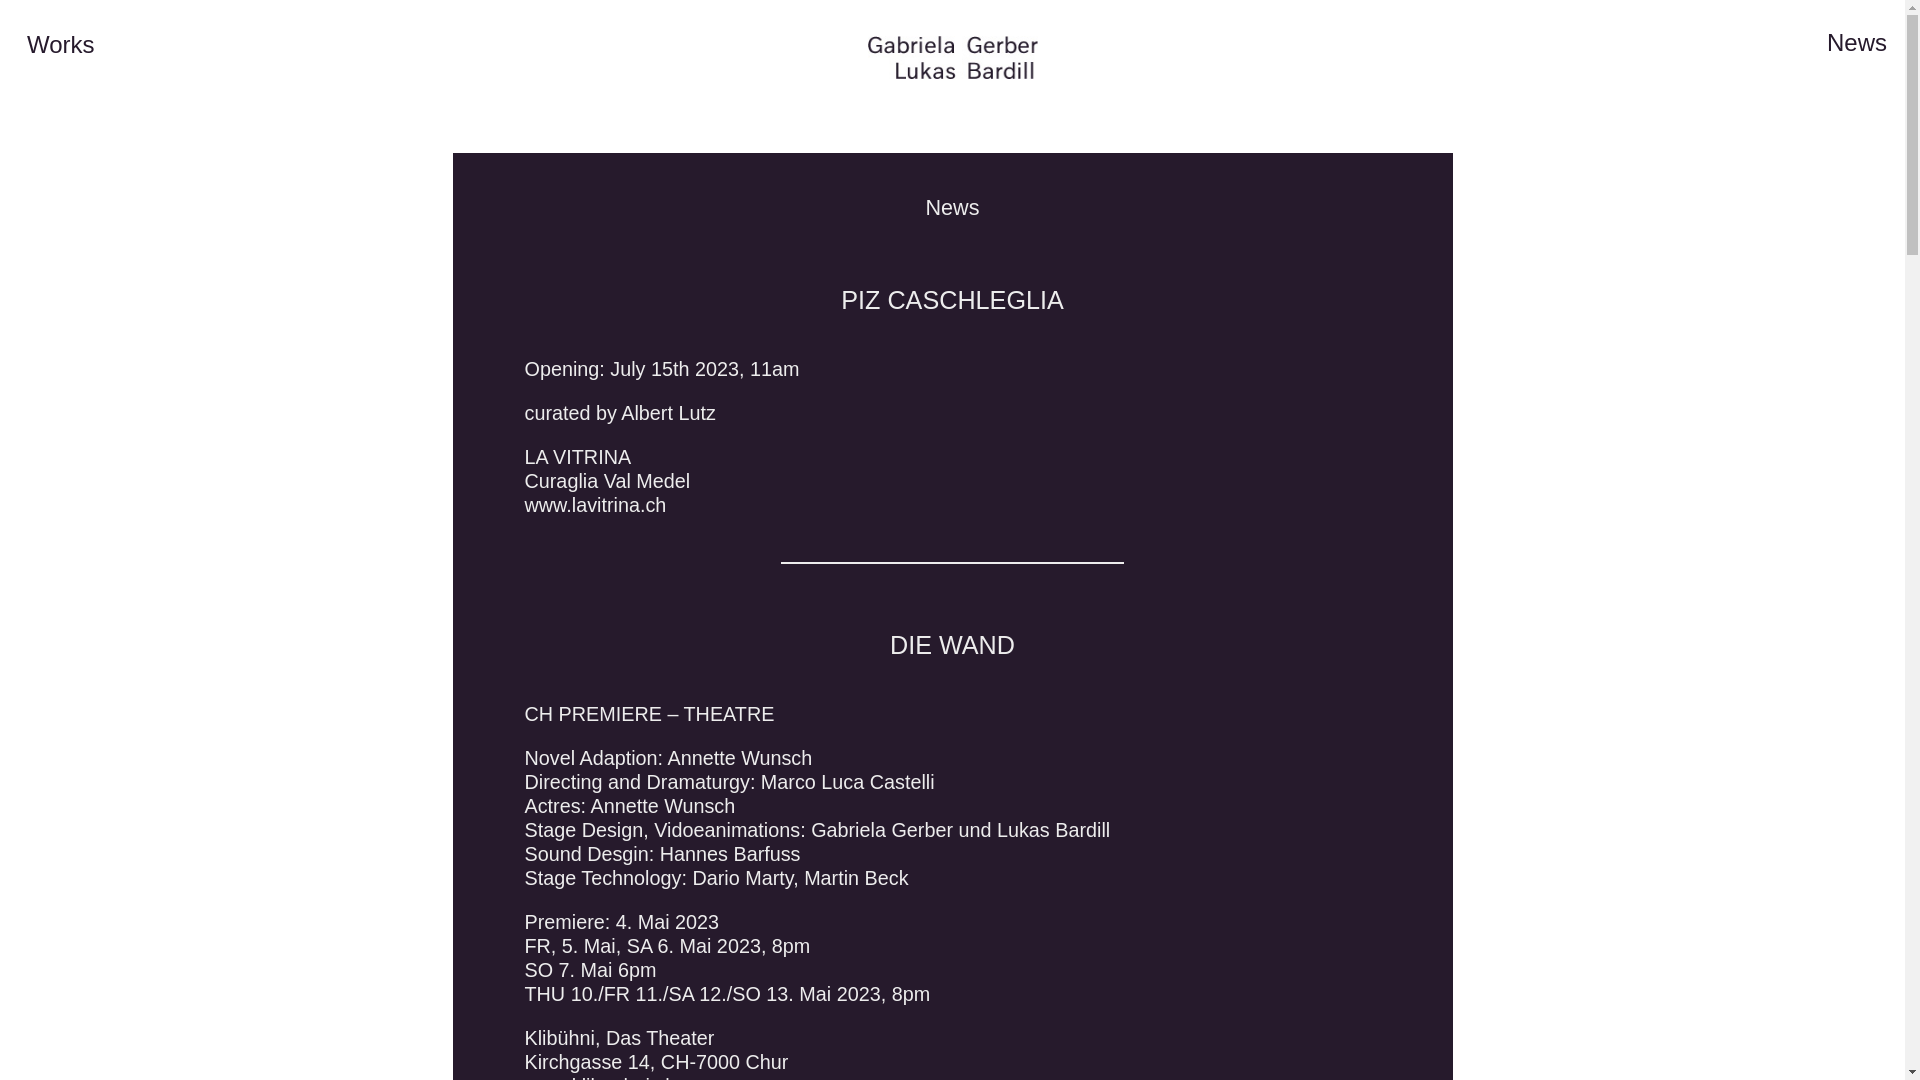  What do you see at coordinates (61, 45) in the screenshot?
I see `'Works'` at bounding box center [61, 45].